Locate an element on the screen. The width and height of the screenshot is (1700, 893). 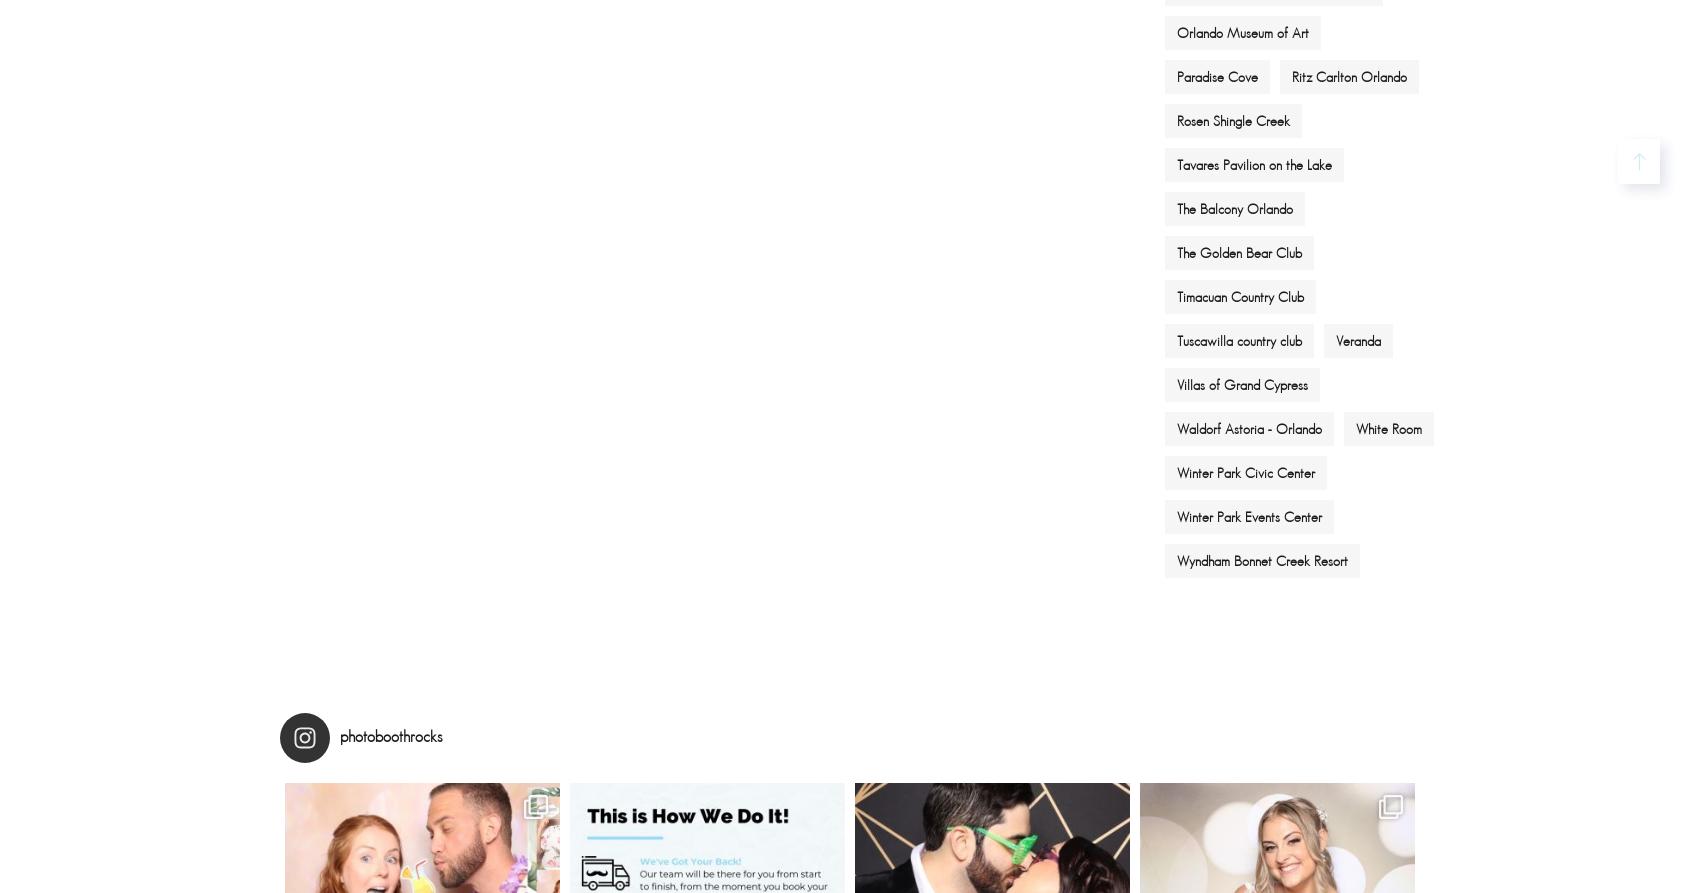
'Rosen Shingle Creek' is located at coordinates (1176, 120).